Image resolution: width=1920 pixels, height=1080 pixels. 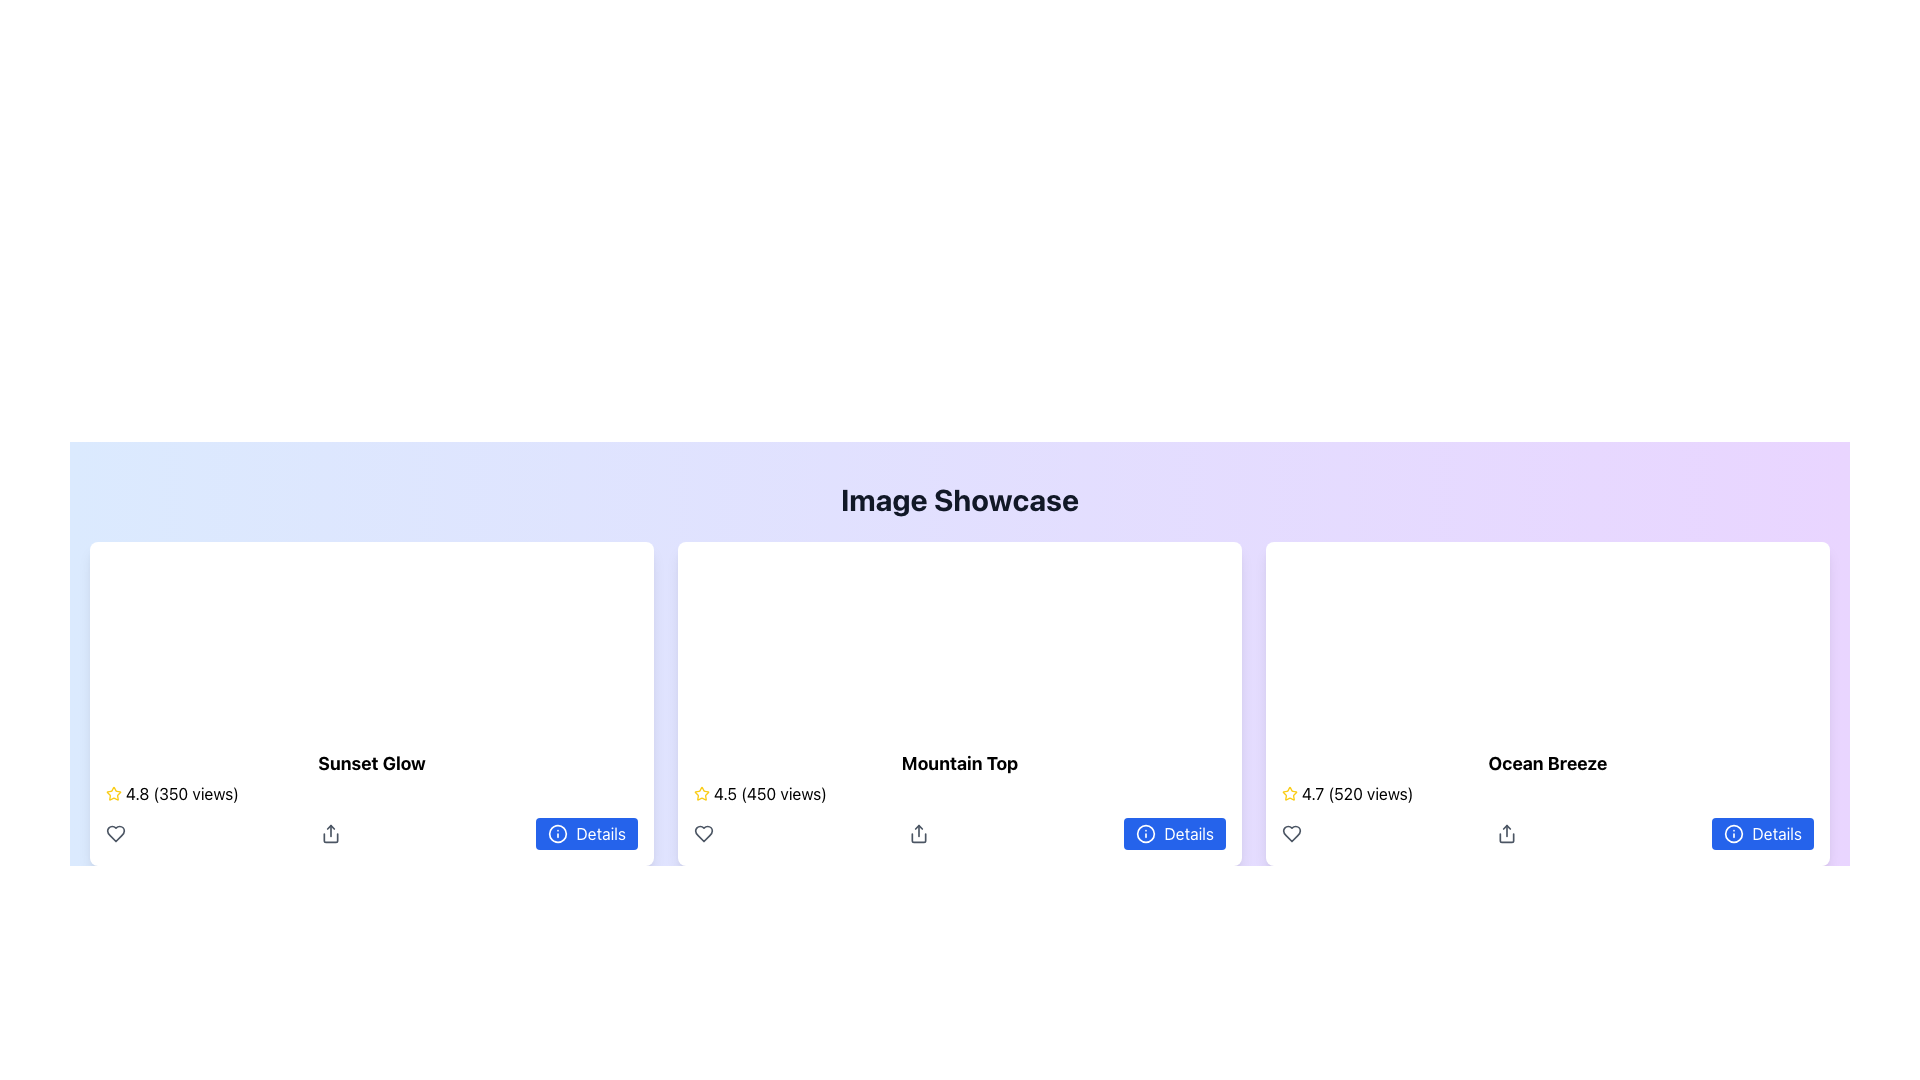 I want to click on the 'Share' button represented by an upward arrow icon located to the left of the 'Details' button in the 'Ocean Breeze' section, so click(x=1507, y=833).